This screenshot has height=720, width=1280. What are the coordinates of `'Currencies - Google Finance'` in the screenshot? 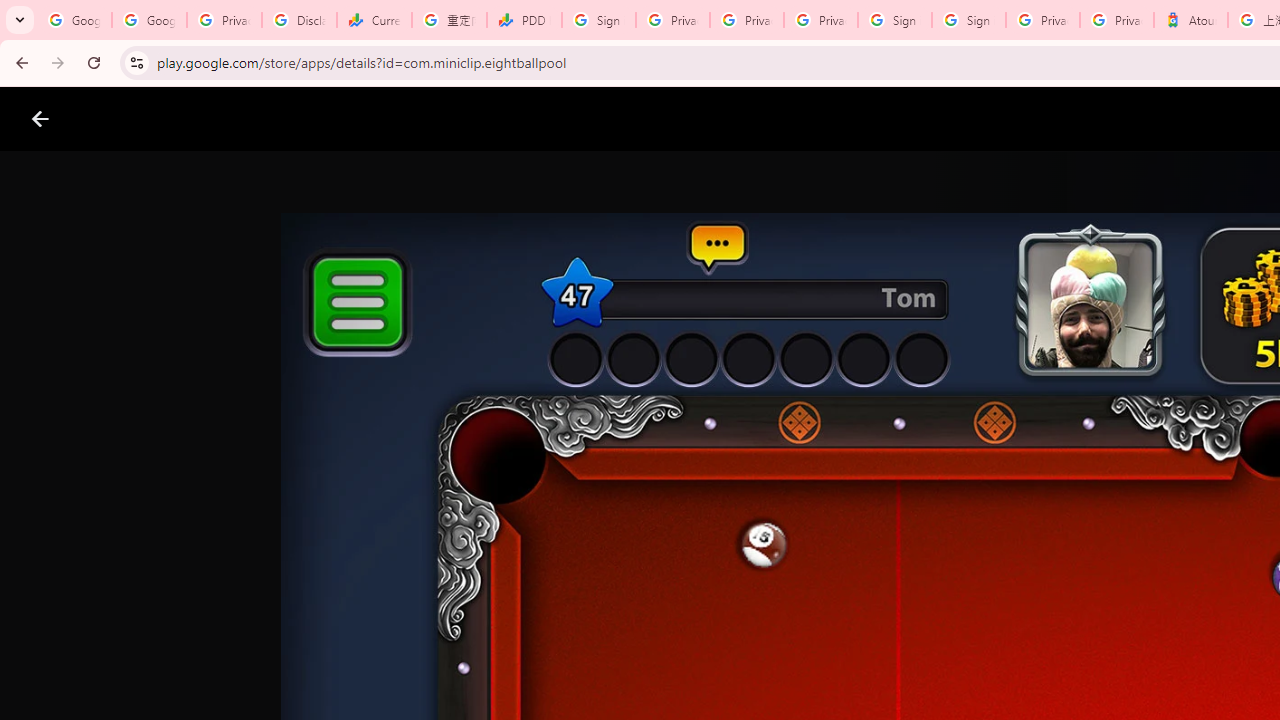 It's located at (374, 20).